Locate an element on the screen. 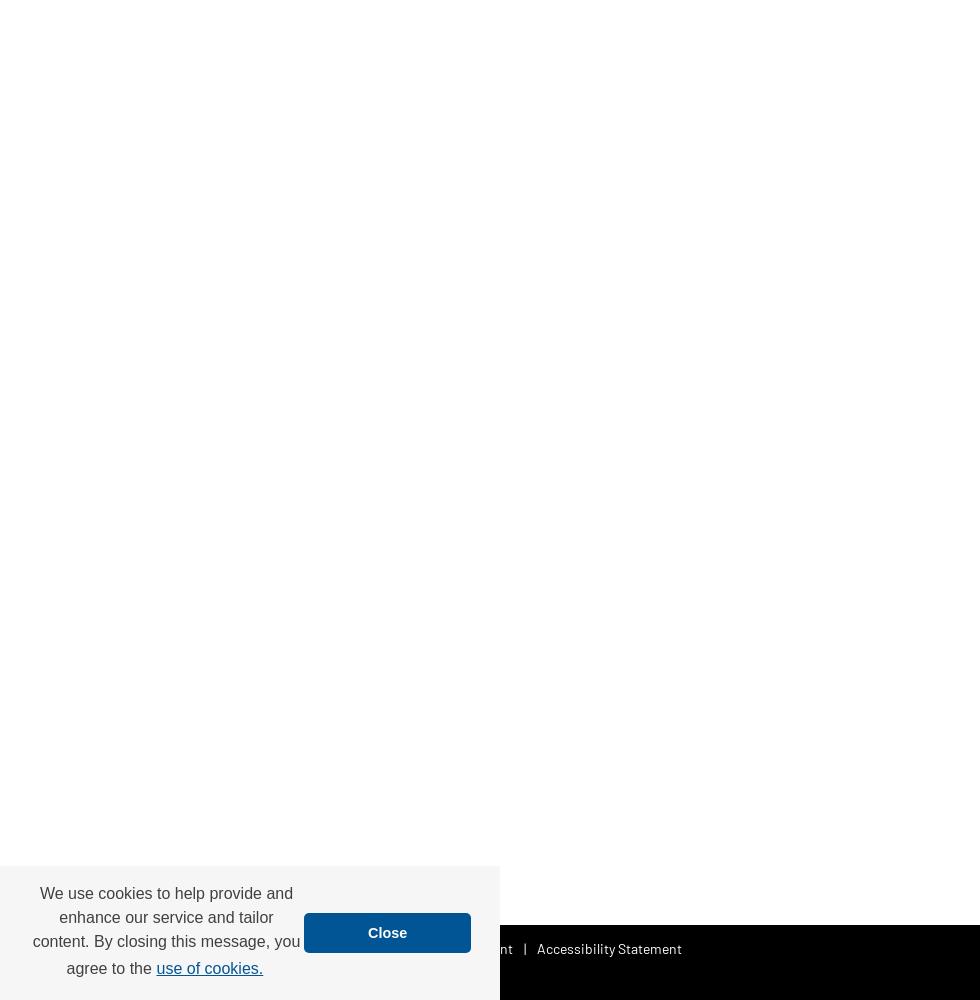 This screenshot has width=980, height=1000. 'My Account' is located at coordinates (477, 946).